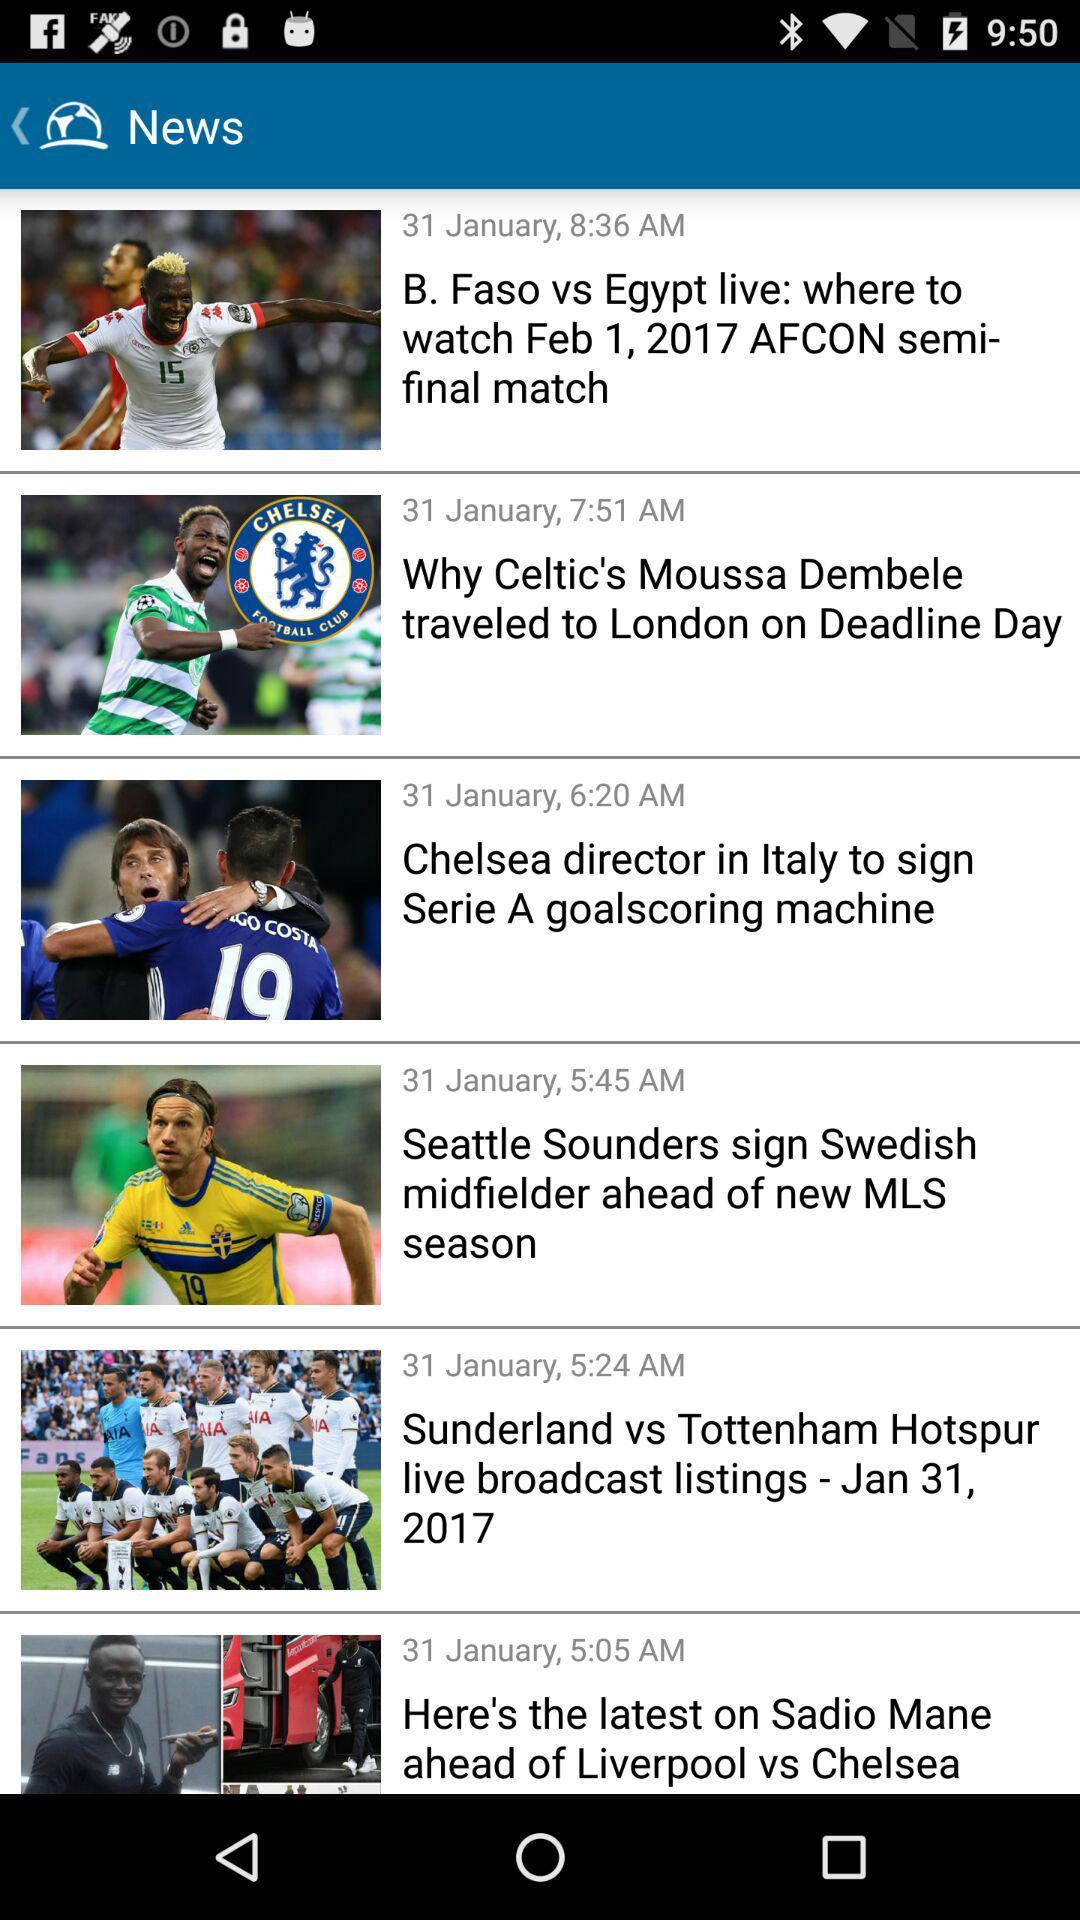 The width and height of the screenshot is (1080, 1920). What do you see at coordinates (734, 1191) in the screenshot?
I see `seattle sounders sign icon` at bounding box center [734, 1191].